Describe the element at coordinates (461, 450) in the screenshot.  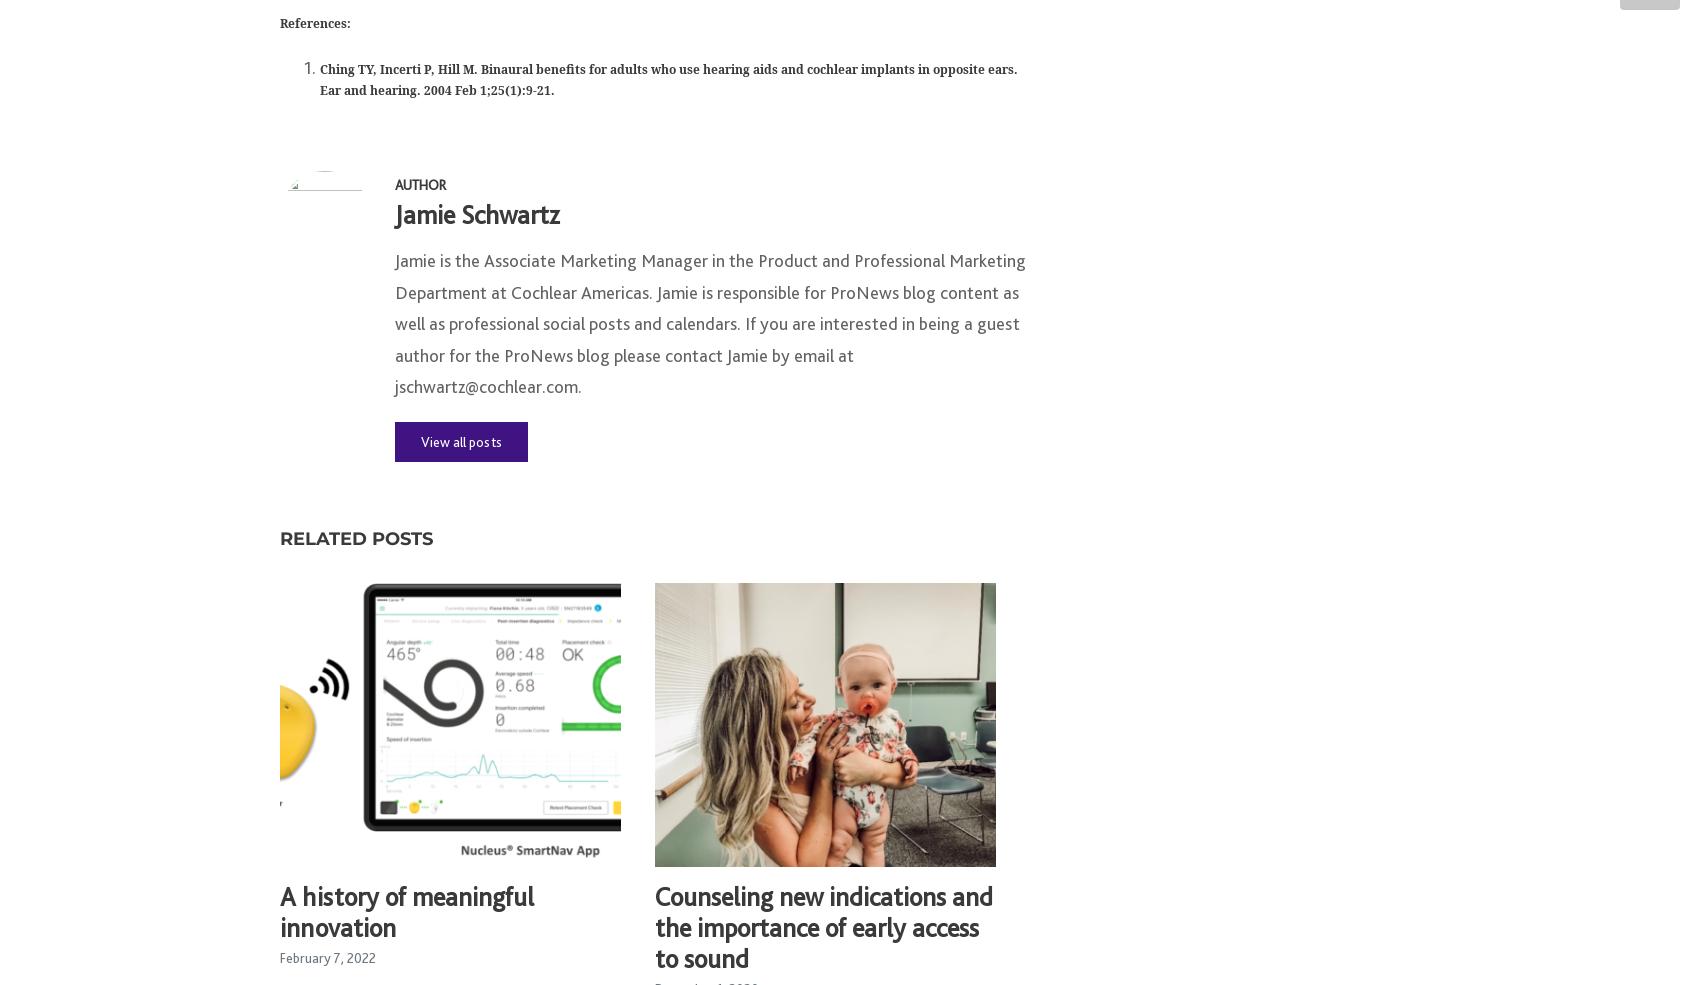
I see `'View all posts'` at that location.